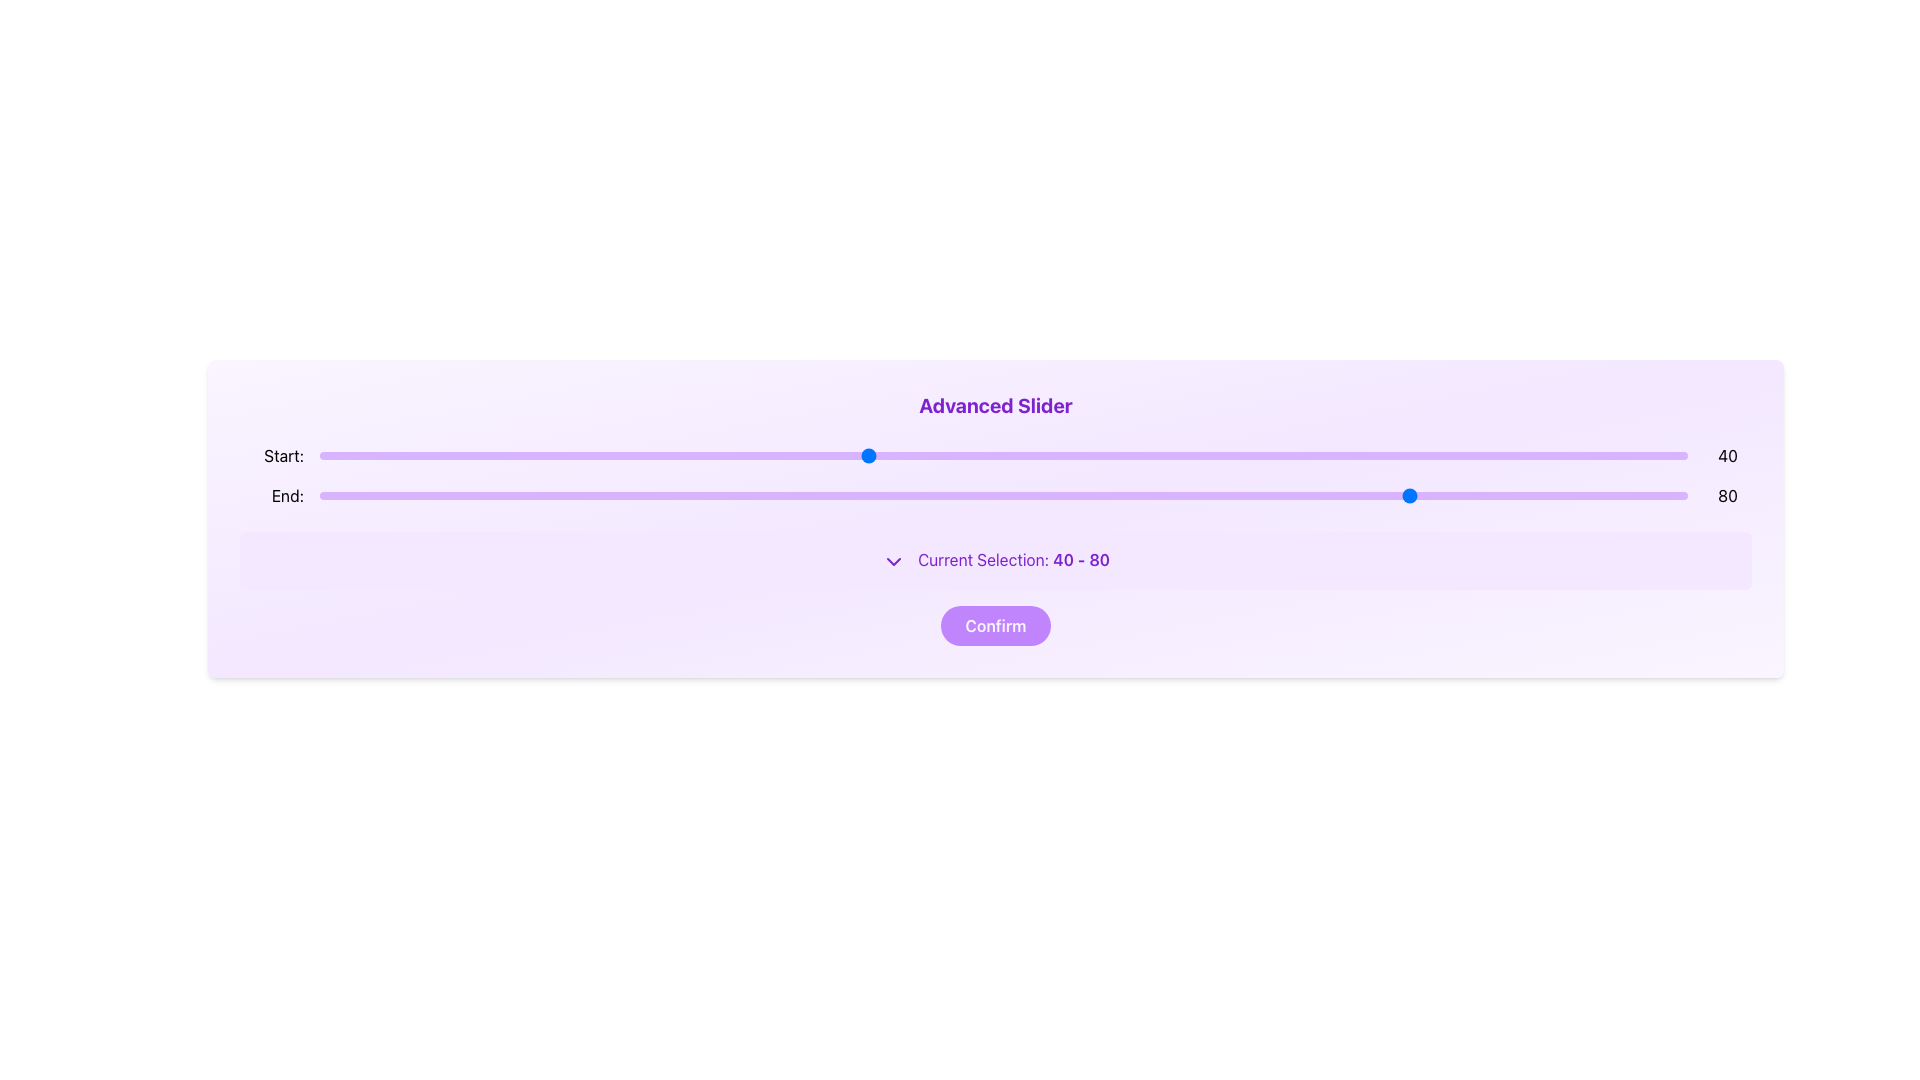 This screenshot has width=1920, height=1080. Describe the element at coordinates (1003, 495) in the screenshot. I see `the slider handle positioned at the center of the slider, which is currently set to a value of 80` at that location.